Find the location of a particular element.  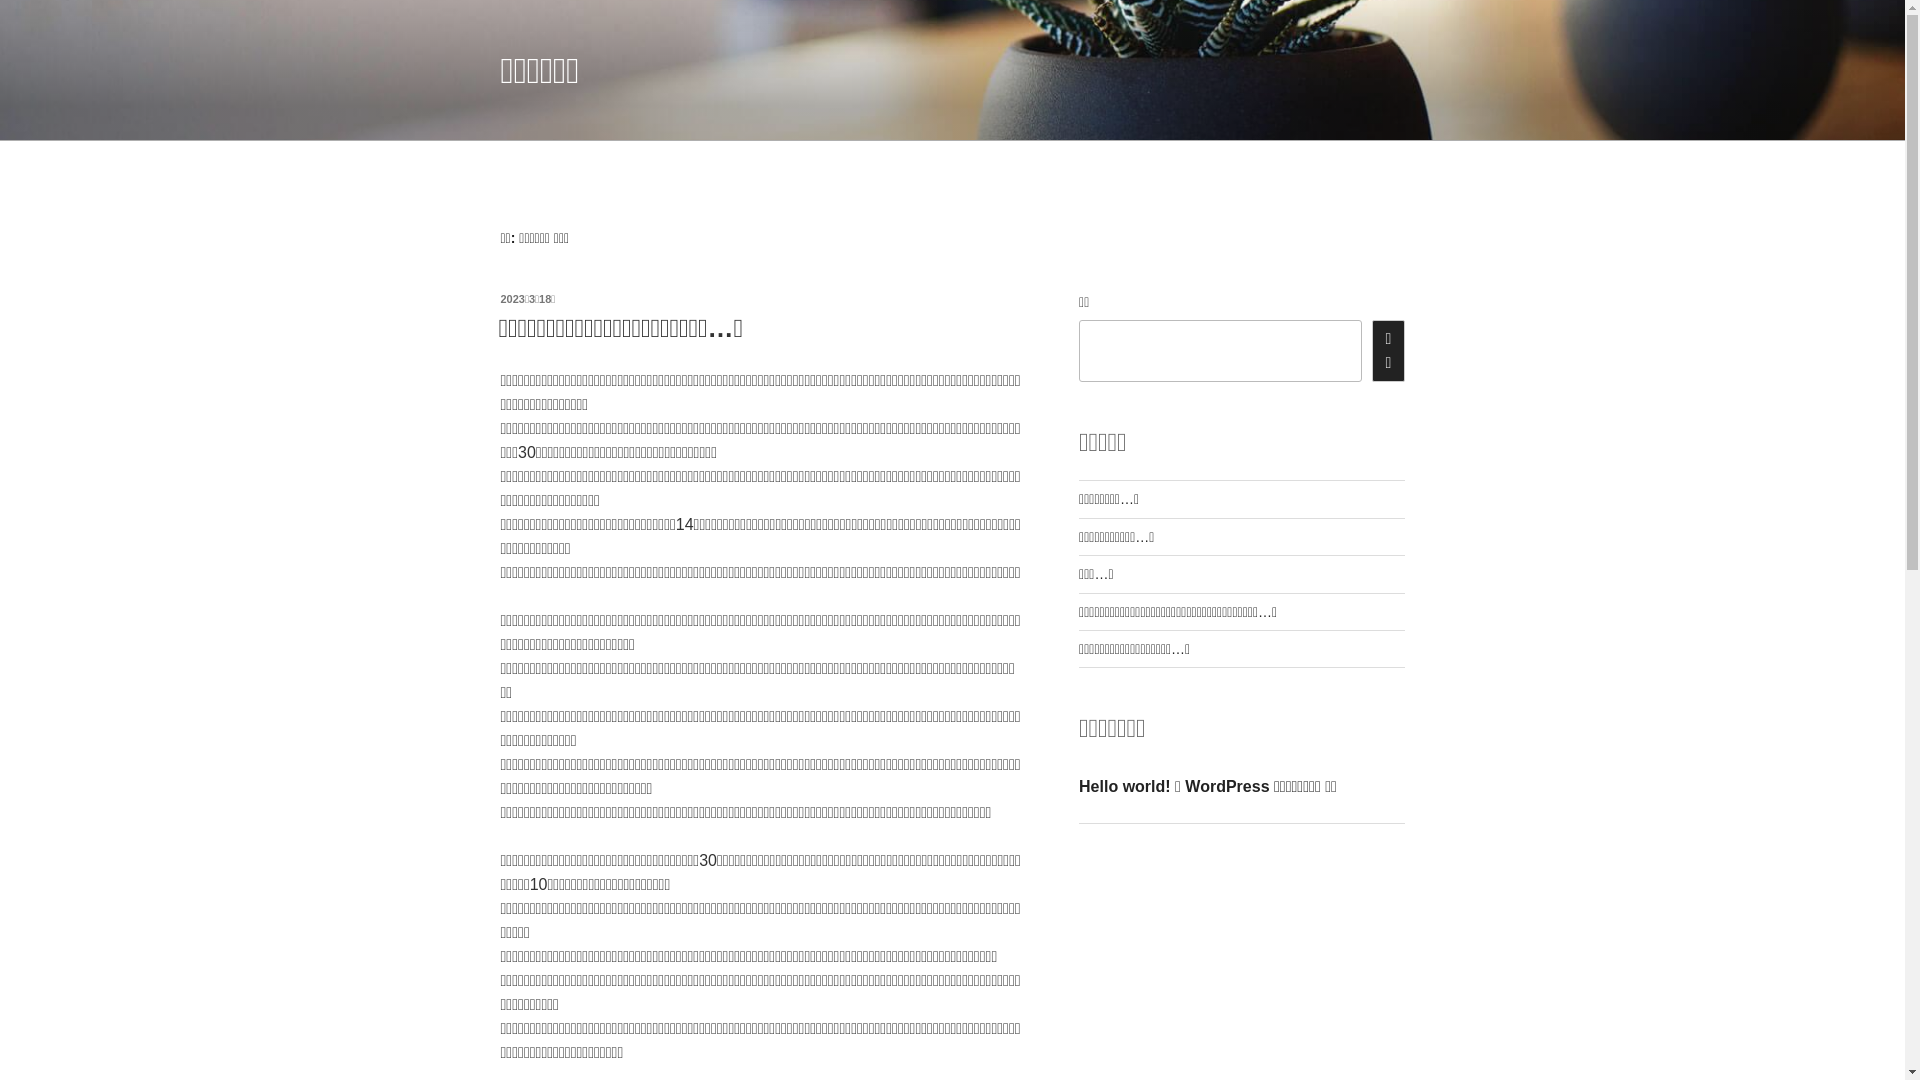

'Hello world!' is located at coordinates (1124, 785).